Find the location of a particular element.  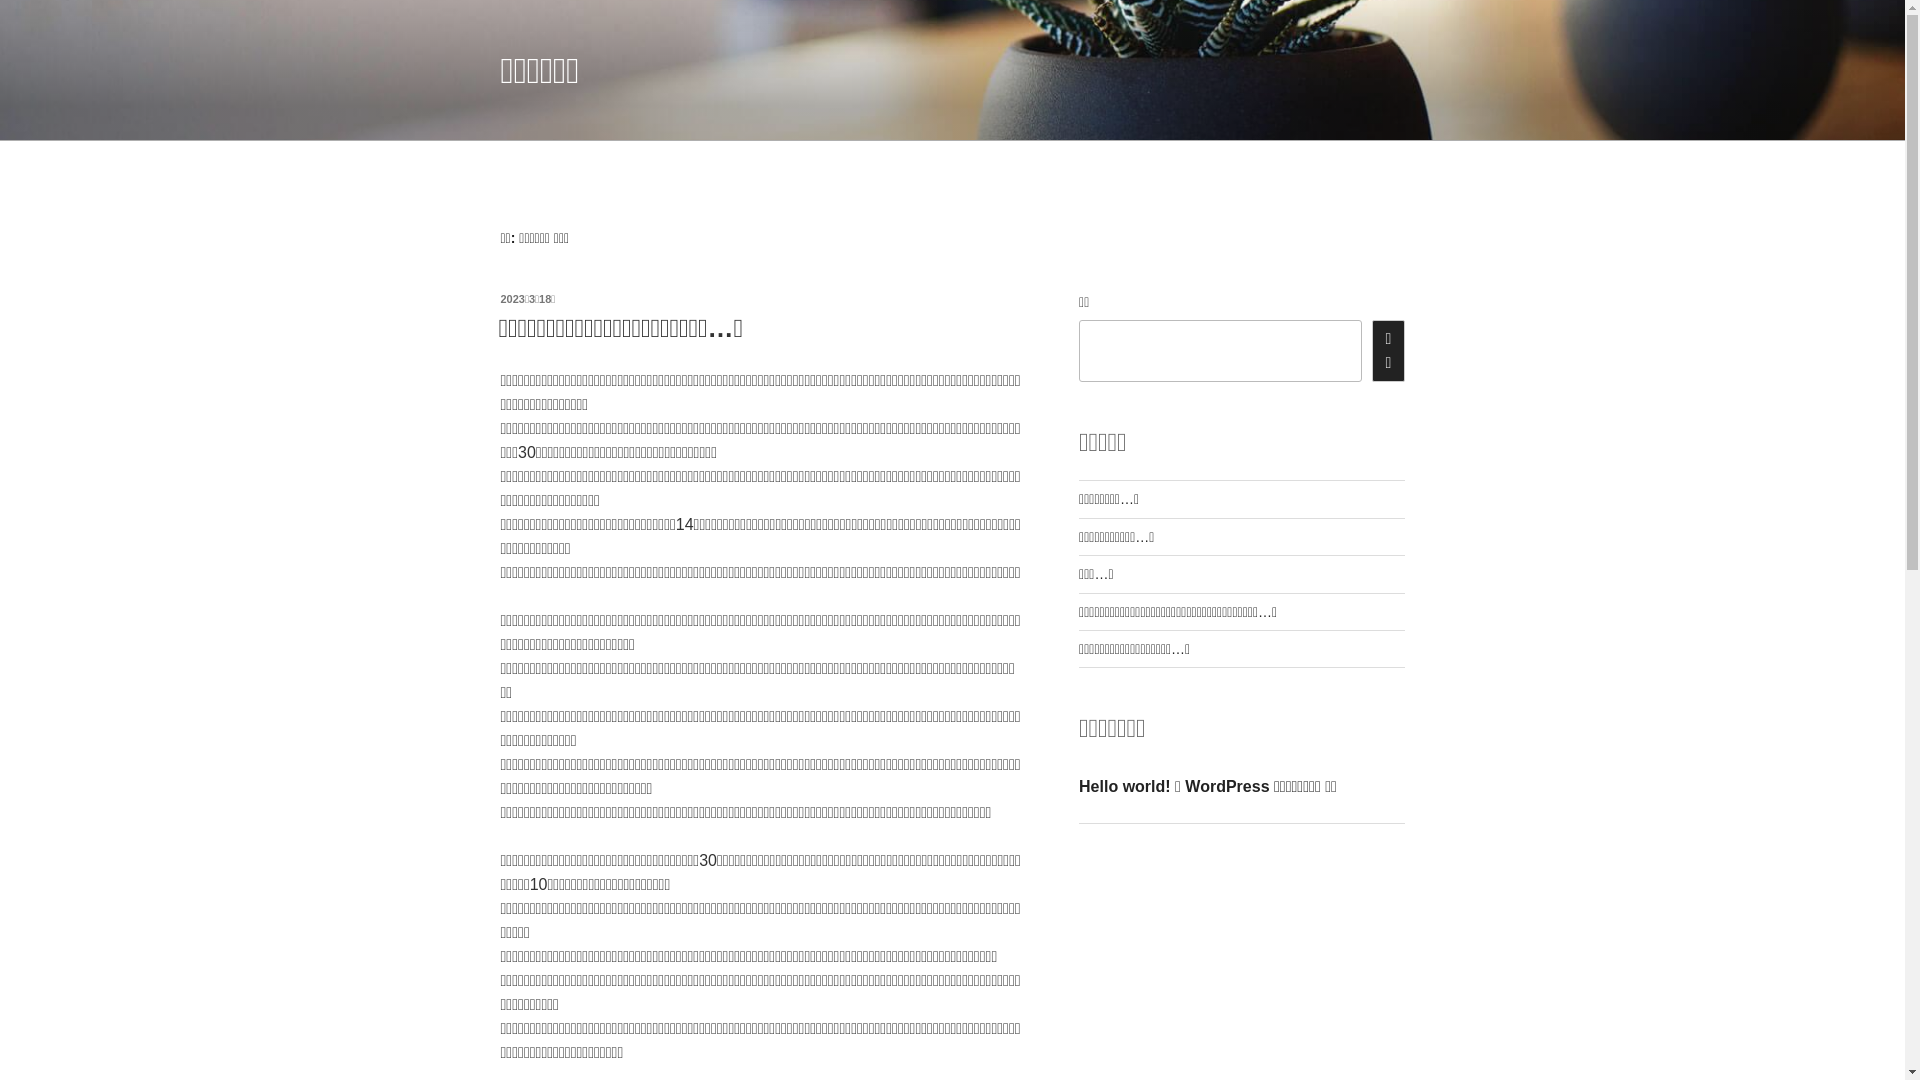

'Hello world!' is located at coordinates (1124, 785).